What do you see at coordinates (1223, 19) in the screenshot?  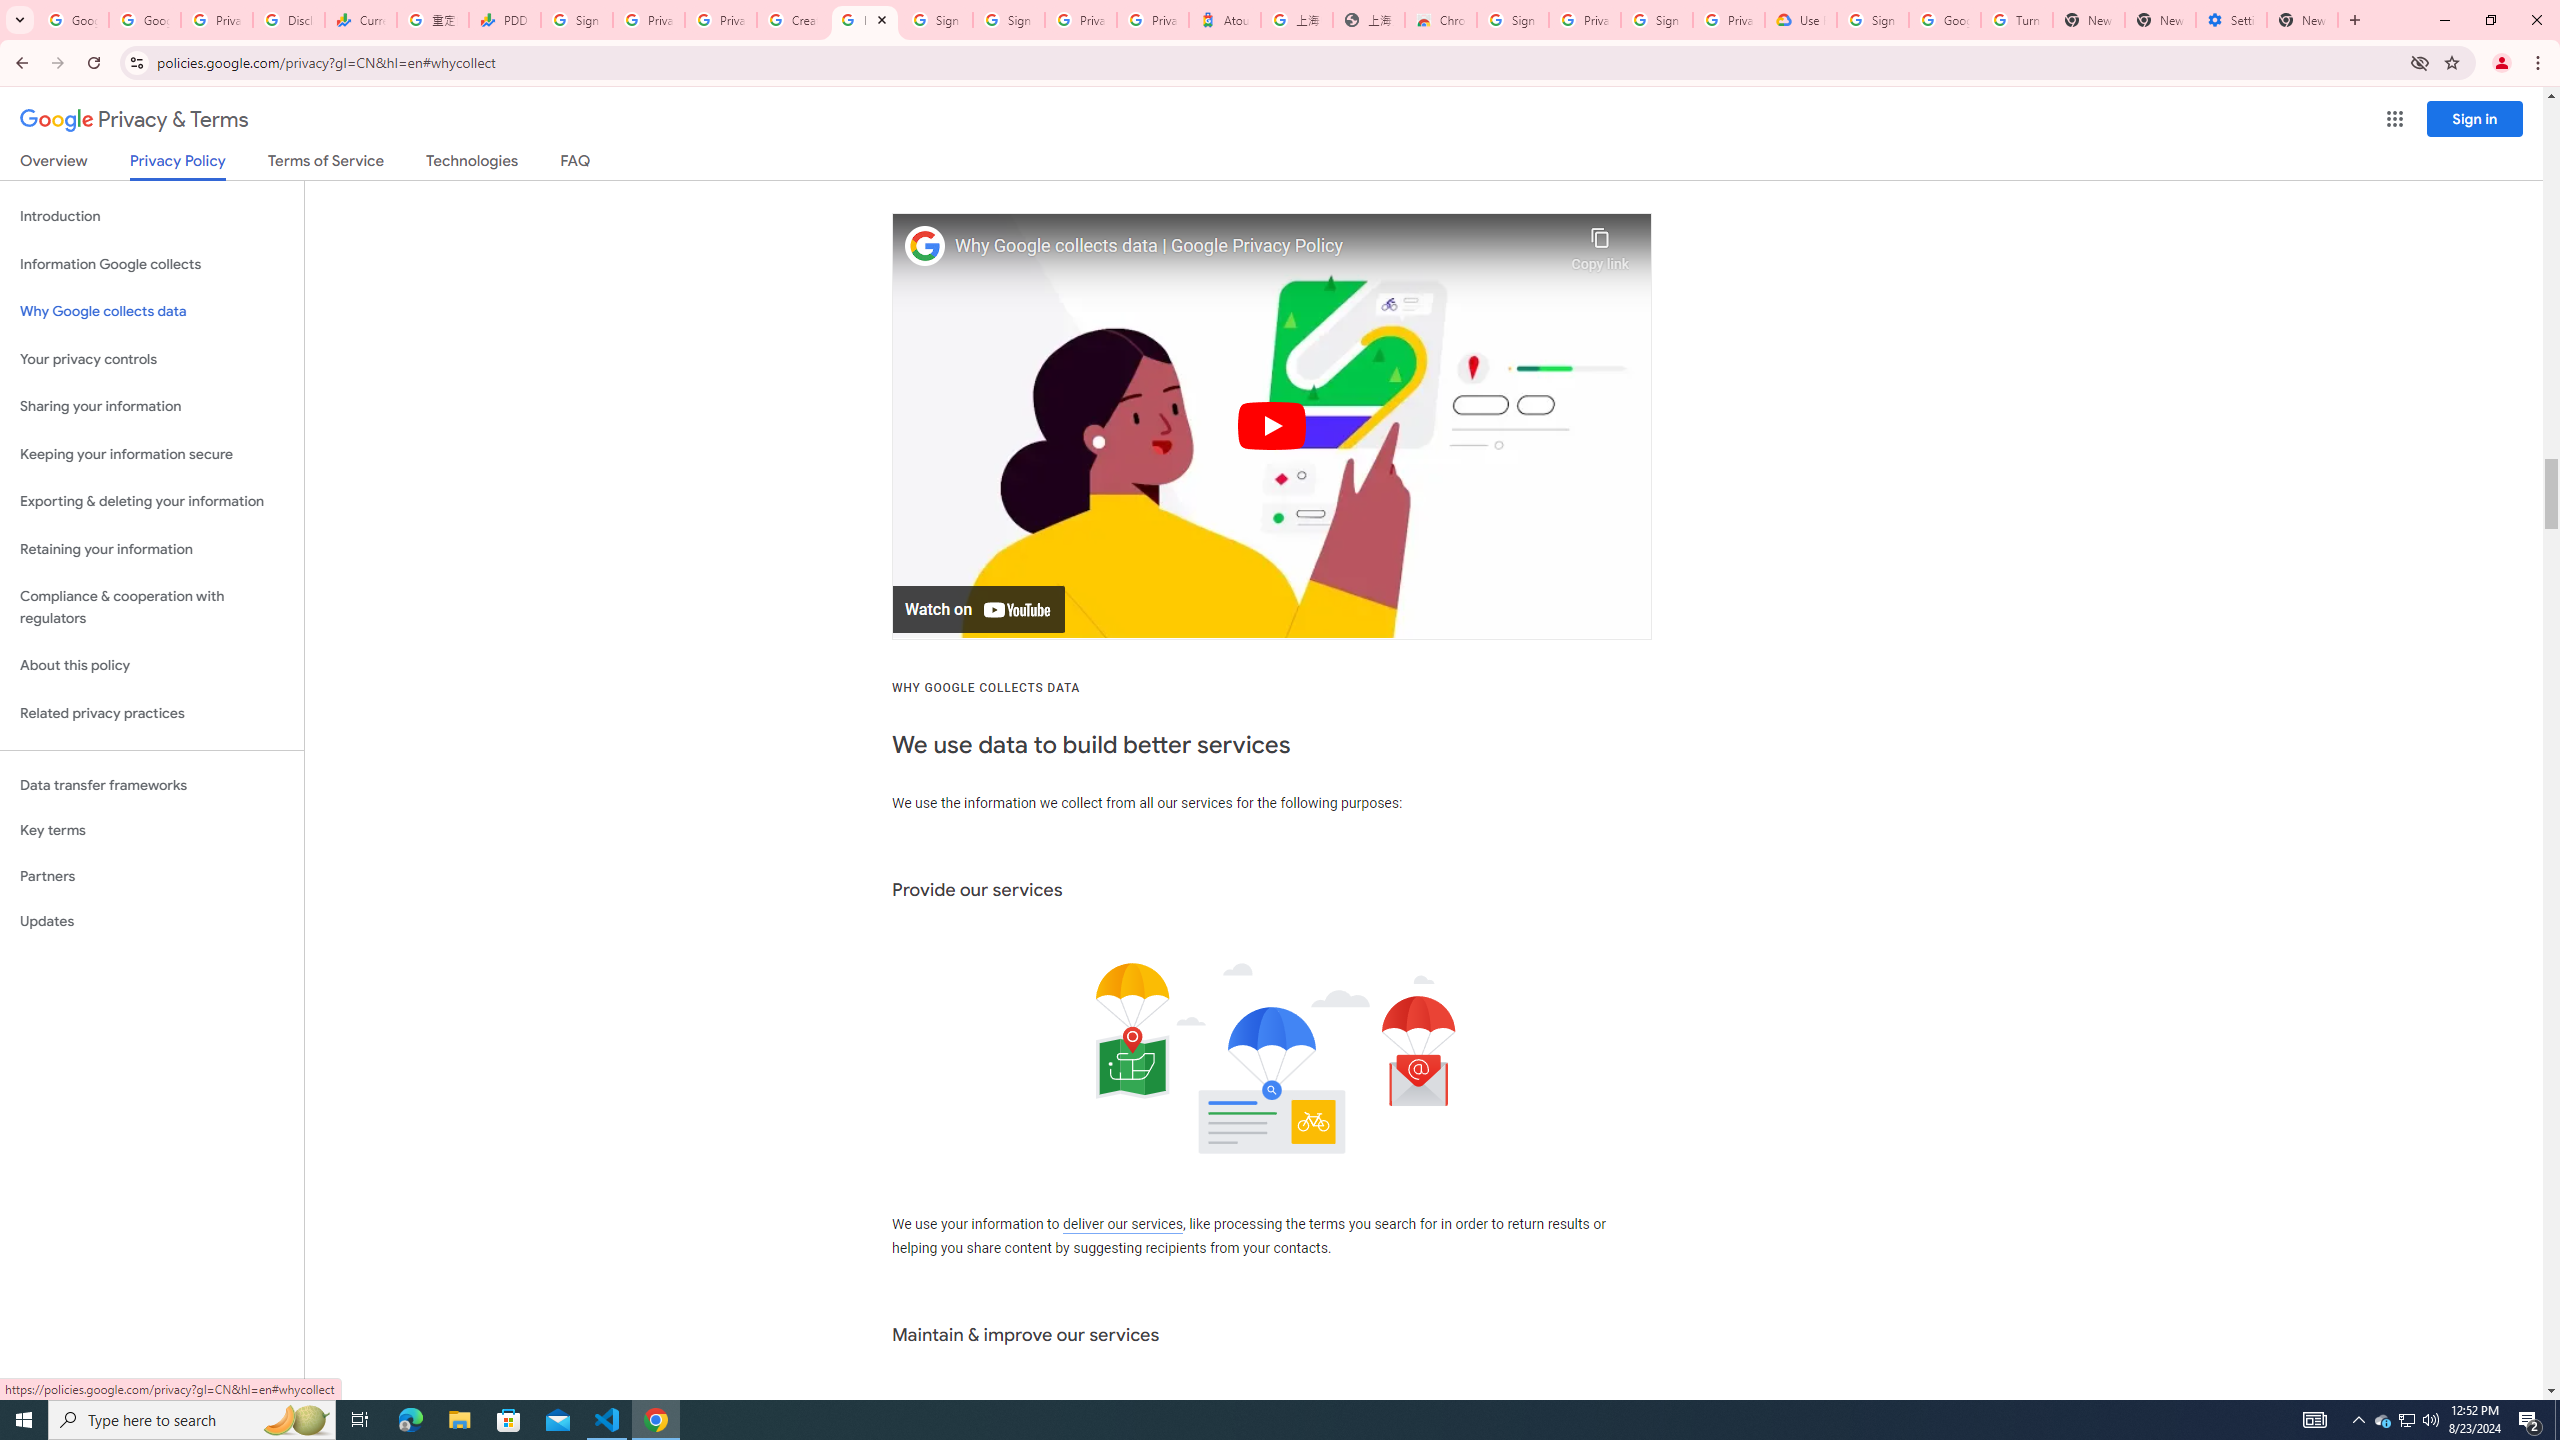 I see `'Atour Hotel - Google hotels'` at bounding box center [1223, 19].